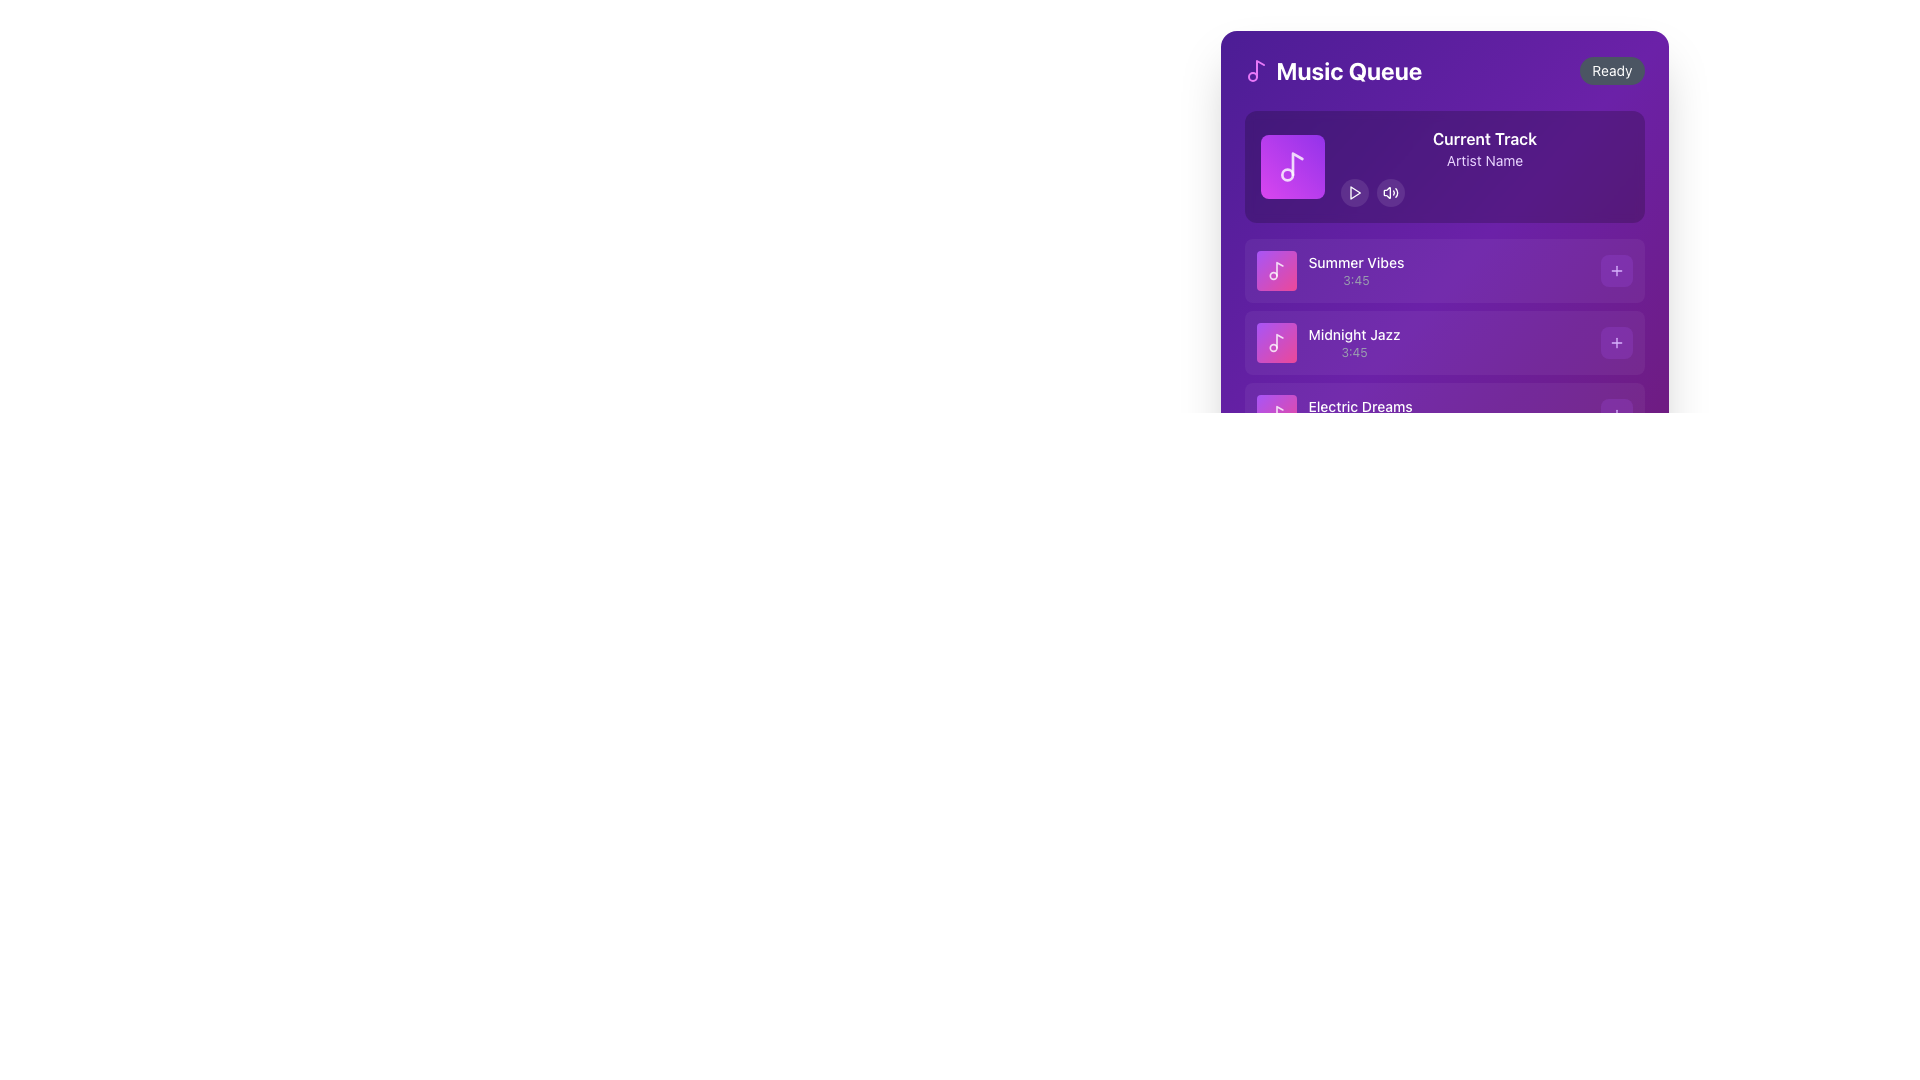 The height and width of the screenshot is (1080, 1920). Describe the element at coordinates (1255, 69) in the screenshot. I see `the purple musical note icon located to the left of the 'Music Queue' text in the header of the card` at that location.